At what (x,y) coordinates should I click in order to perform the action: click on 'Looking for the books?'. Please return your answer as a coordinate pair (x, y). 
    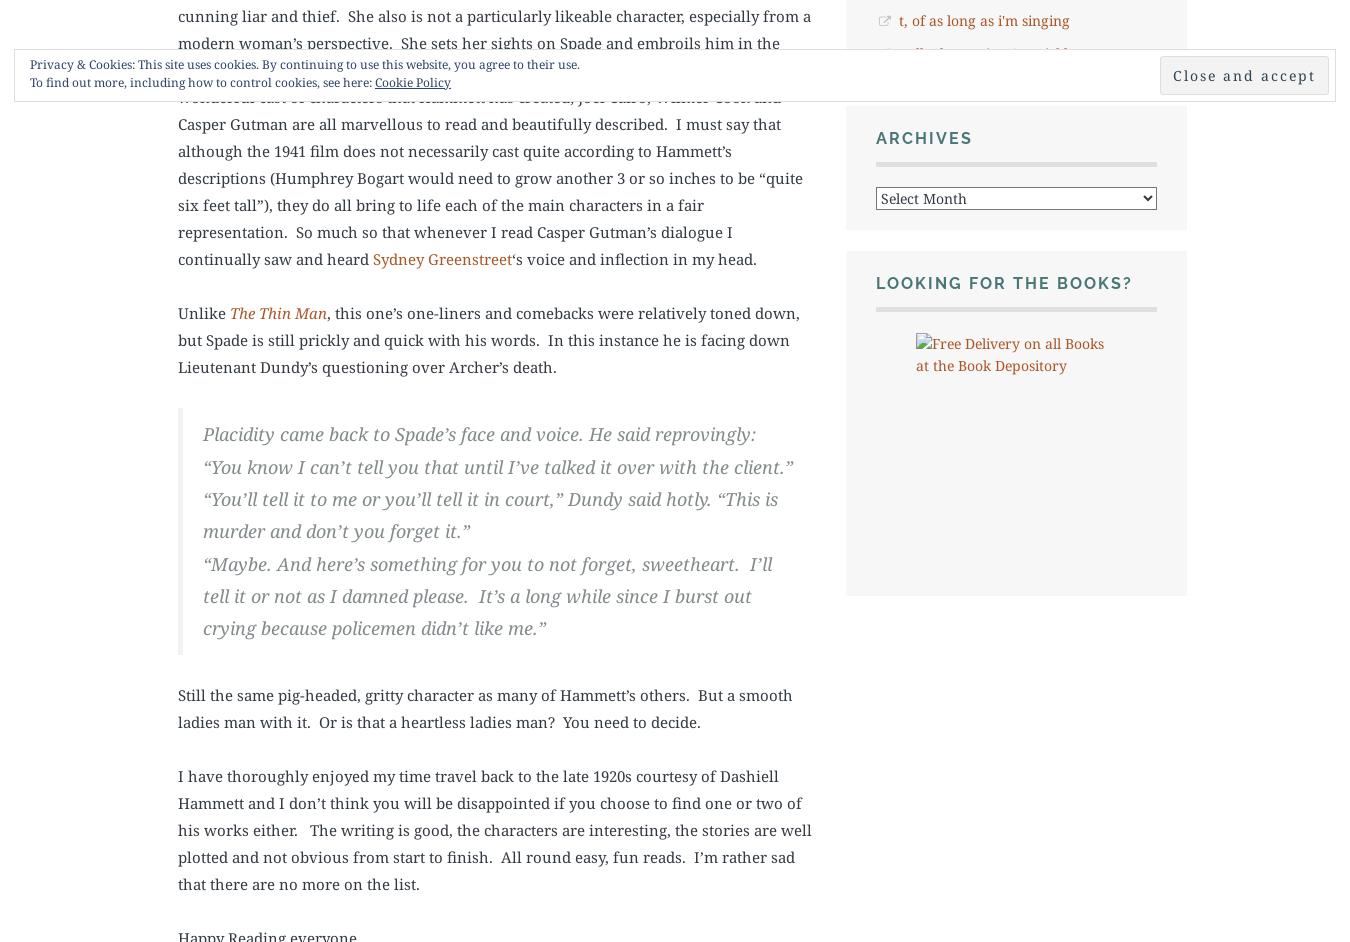
    Looking at the image, I should click on (1002, 283).